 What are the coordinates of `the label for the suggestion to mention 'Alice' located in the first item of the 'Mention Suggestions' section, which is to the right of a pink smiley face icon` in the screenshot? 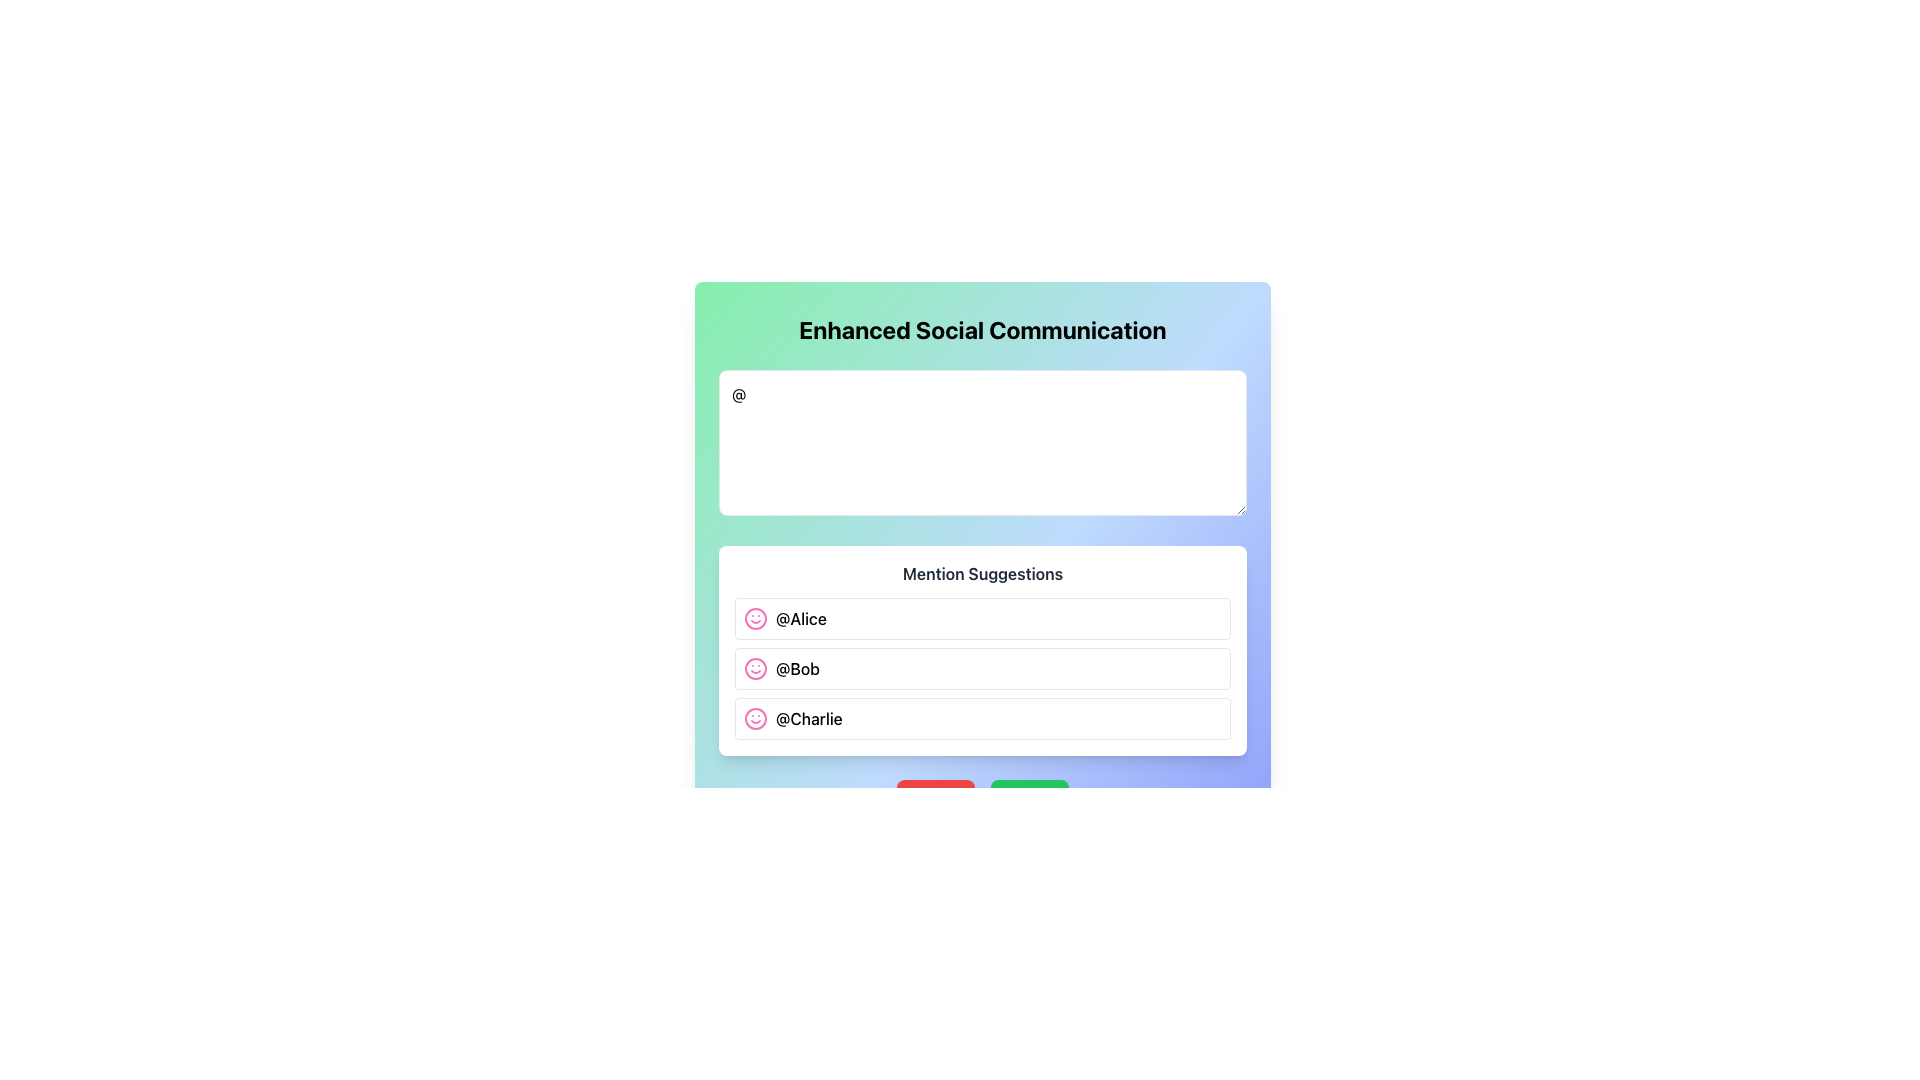 It's located at (801, 617).